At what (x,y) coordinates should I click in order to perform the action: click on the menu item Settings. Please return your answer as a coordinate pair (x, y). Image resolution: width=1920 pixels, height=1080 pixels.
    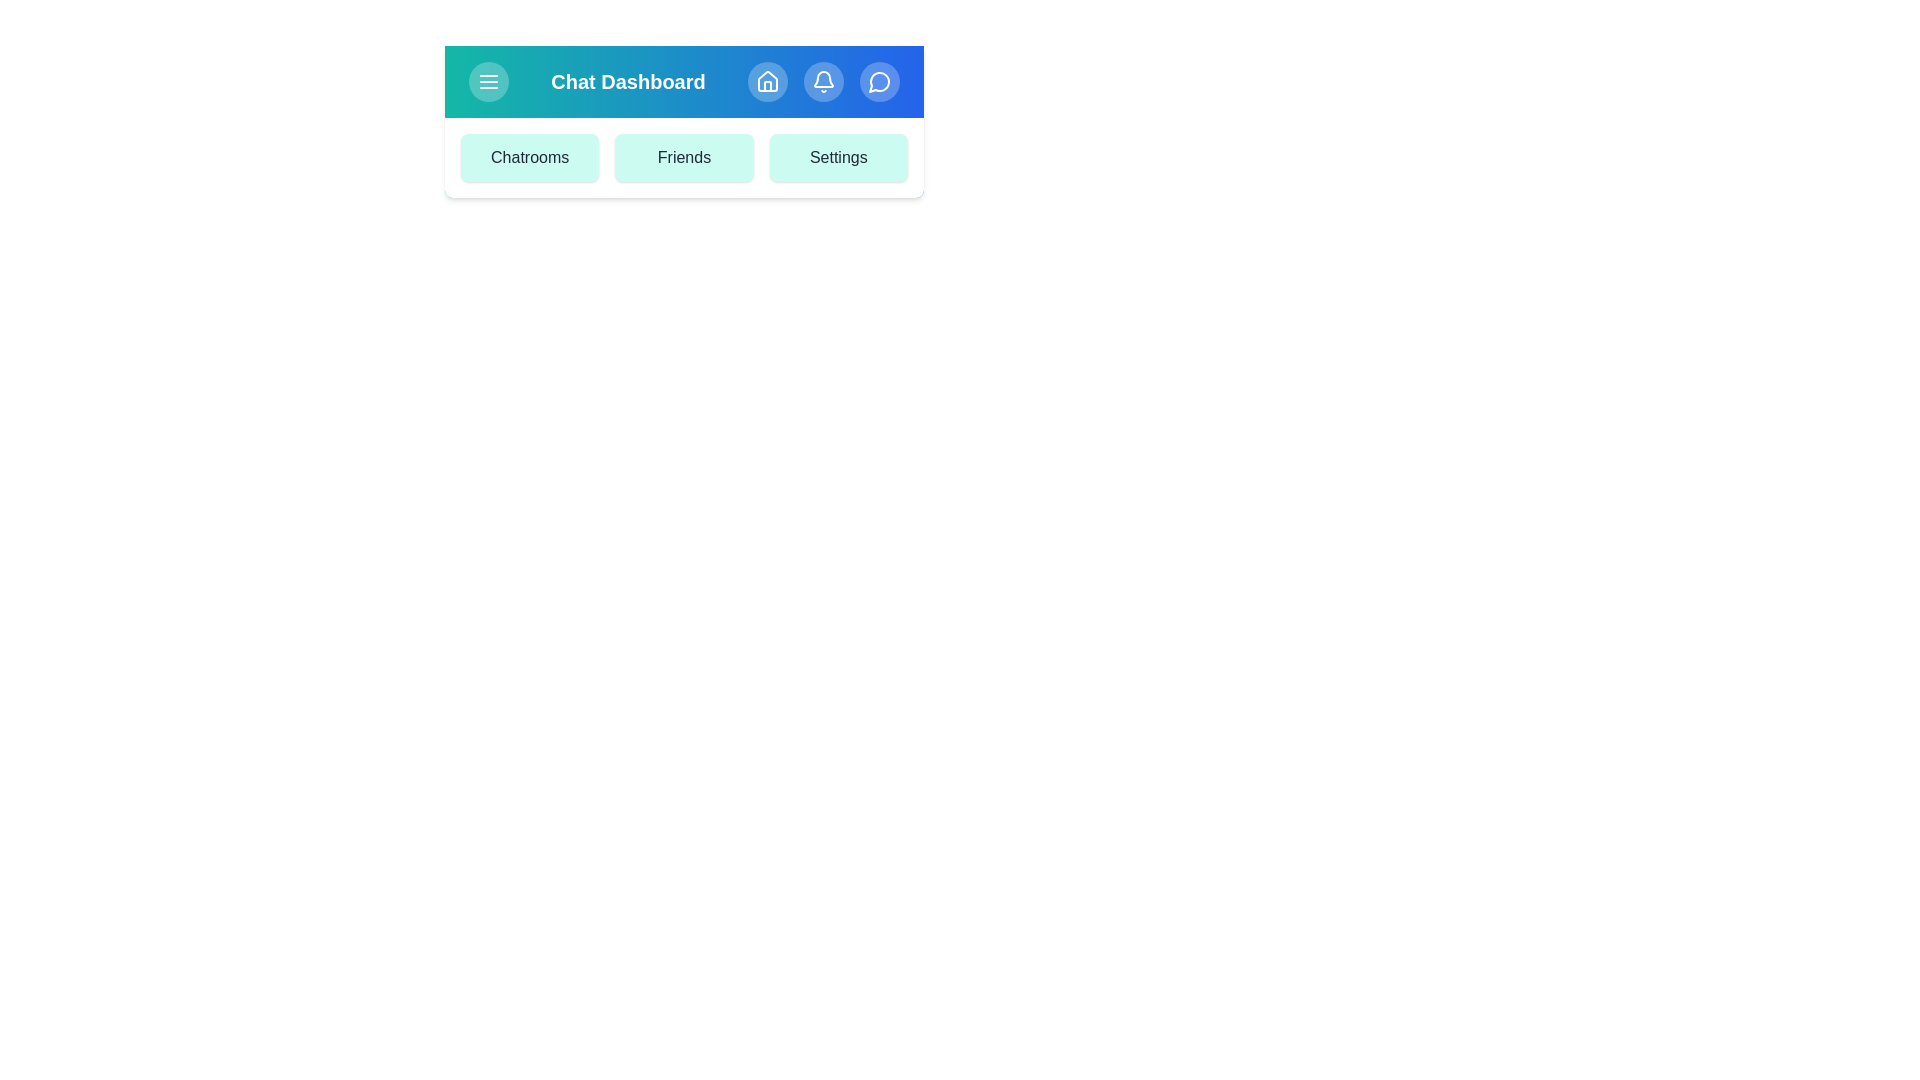
    Looking at the image, I should click on (838, 157).